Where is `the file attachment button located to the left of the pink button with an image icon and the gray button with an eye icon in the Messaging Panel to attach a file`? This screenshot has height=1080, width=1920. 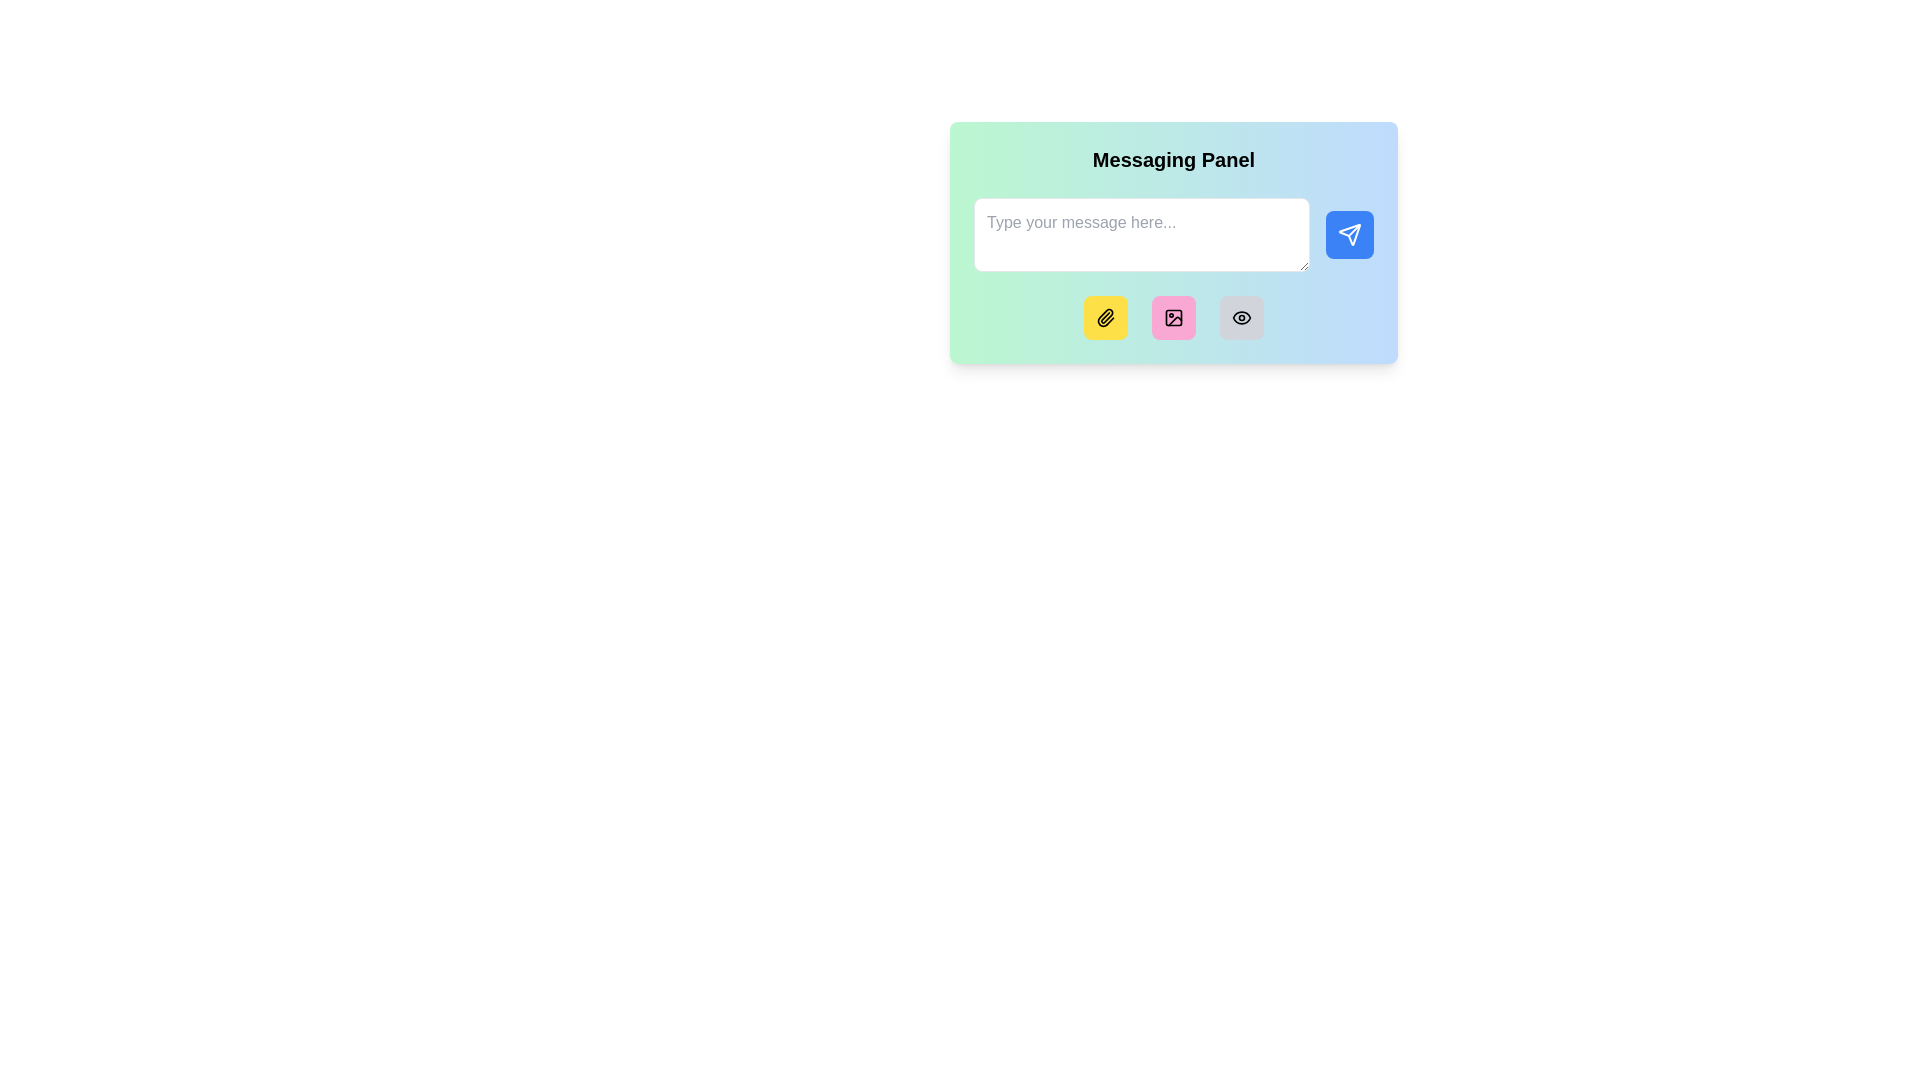
the file attachment button located to the left of the pink button with an image icon and the gray button with an eye icon in the Messaging Panel to attach a file is located at coordinates (1104, 316).